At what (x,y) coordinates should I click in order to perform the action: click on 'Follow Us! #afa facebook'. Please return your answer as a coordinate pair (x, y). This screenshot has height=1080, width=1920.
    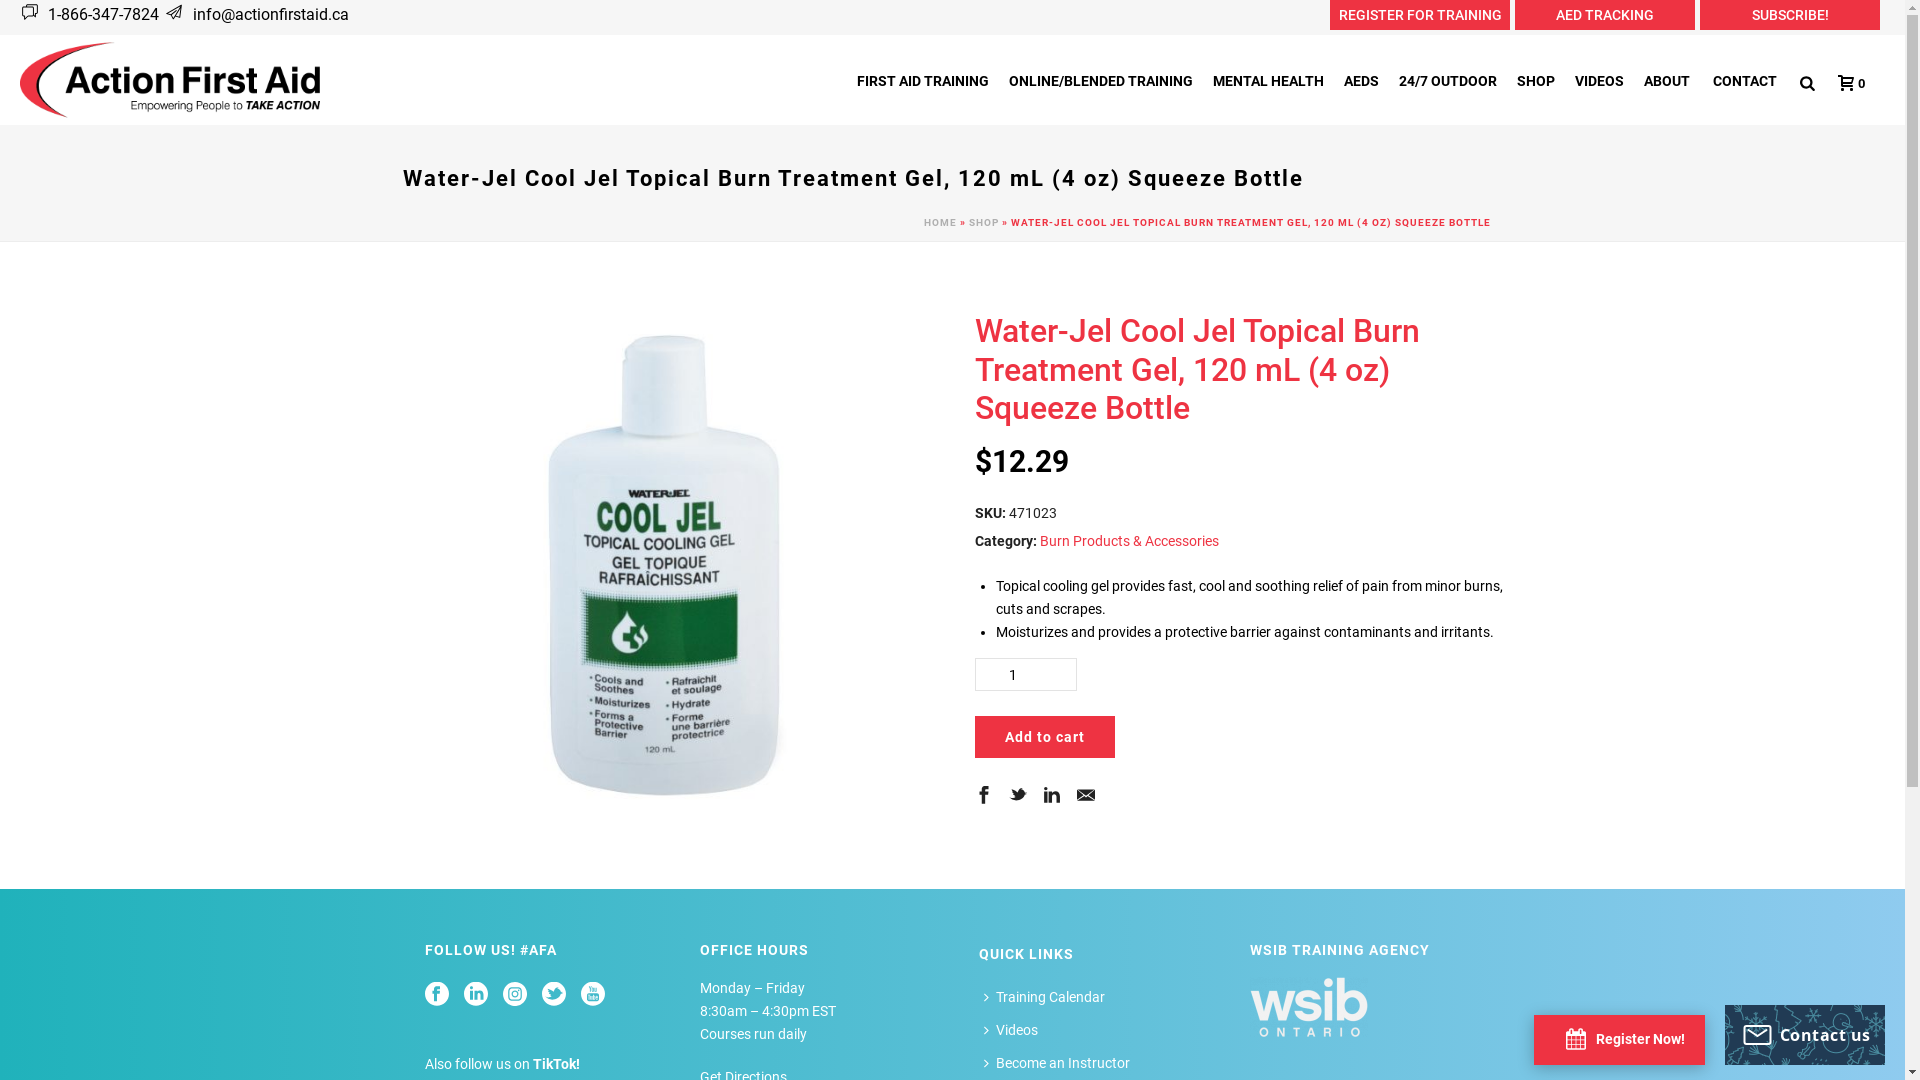
    Looking at the image, I should click on (435, 995).